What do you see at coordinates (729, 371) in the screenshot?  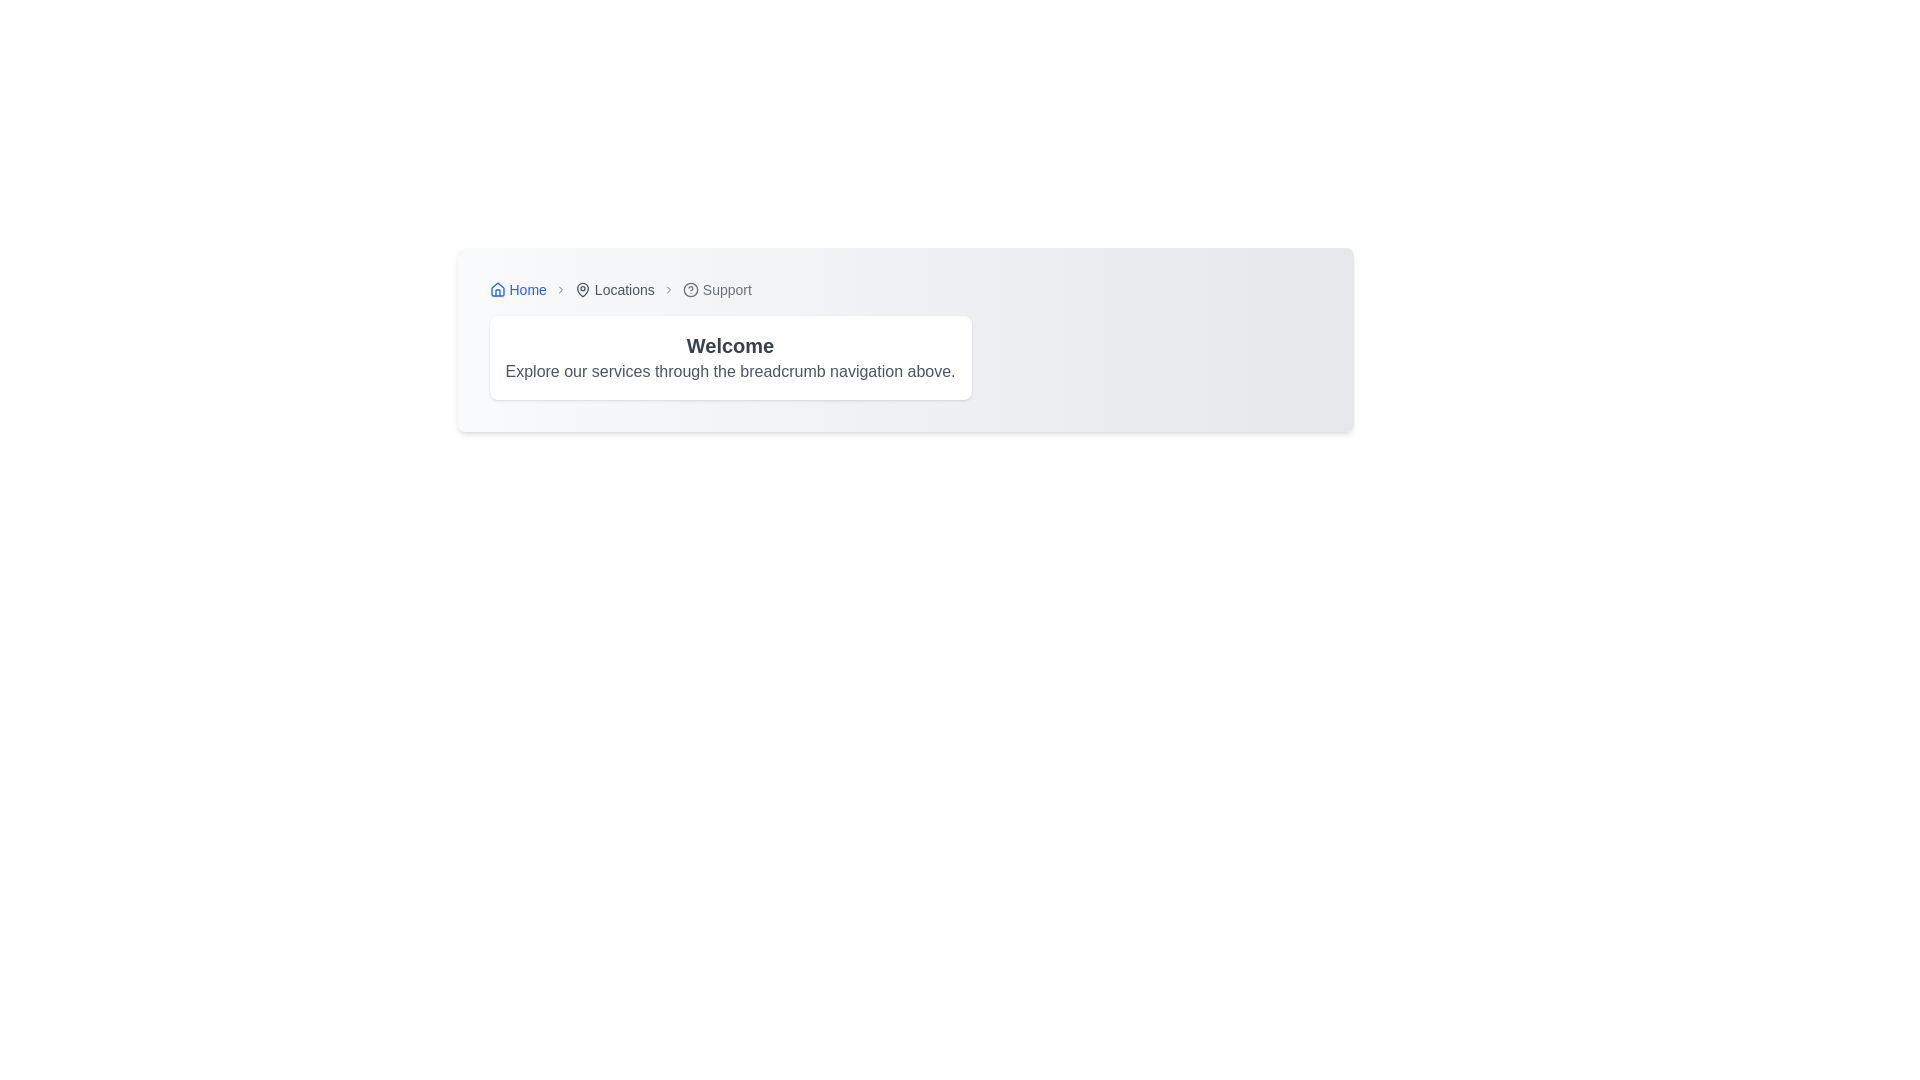 I see `the informative text block located directly under the 'Welcome' heading, which is inside a white, rounded rectangle area with padding and a shadow effect` at bounding box center [729, 371].